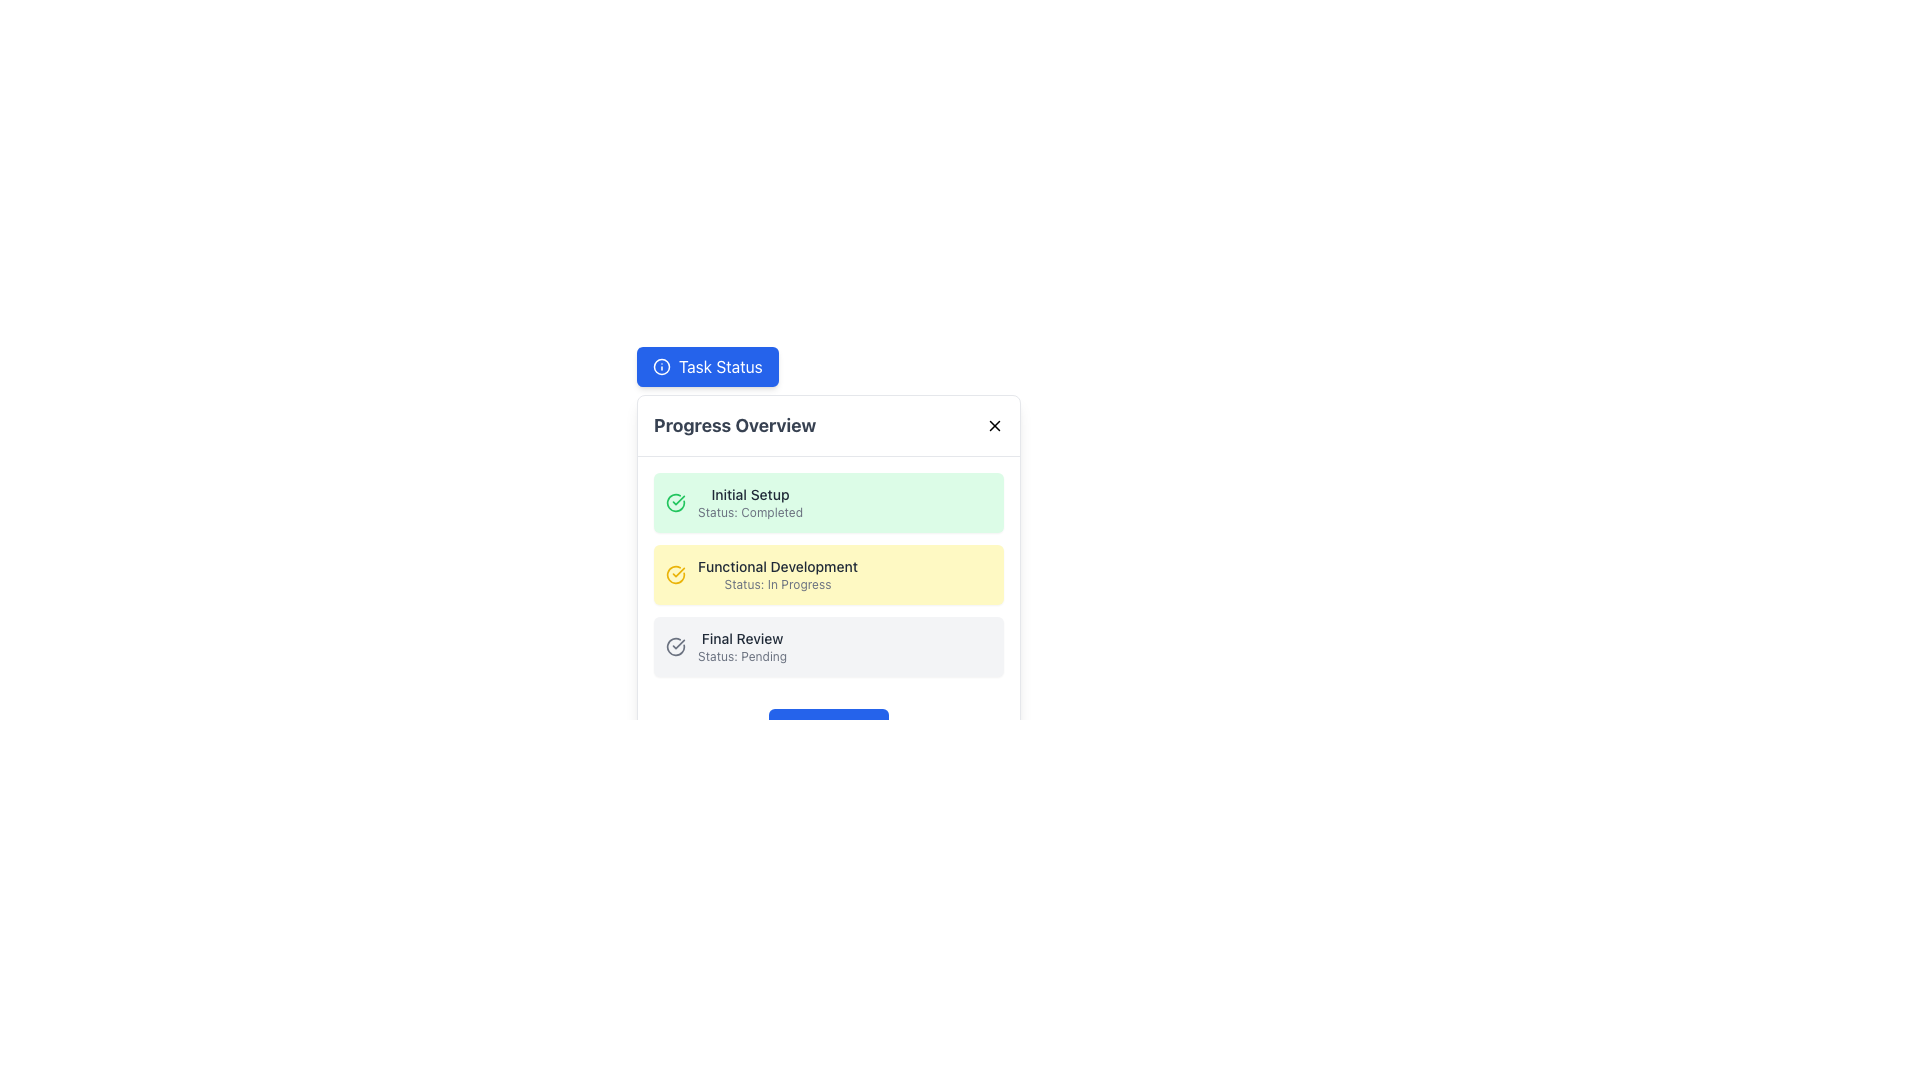 This screenshot has width=1920, height=1080. What do you see at coordinates (829, 726) in the screenshot?
I see `the interactive button located at the bottom center of the 'Progress Overview' modal` at bounding box center [829, 726].